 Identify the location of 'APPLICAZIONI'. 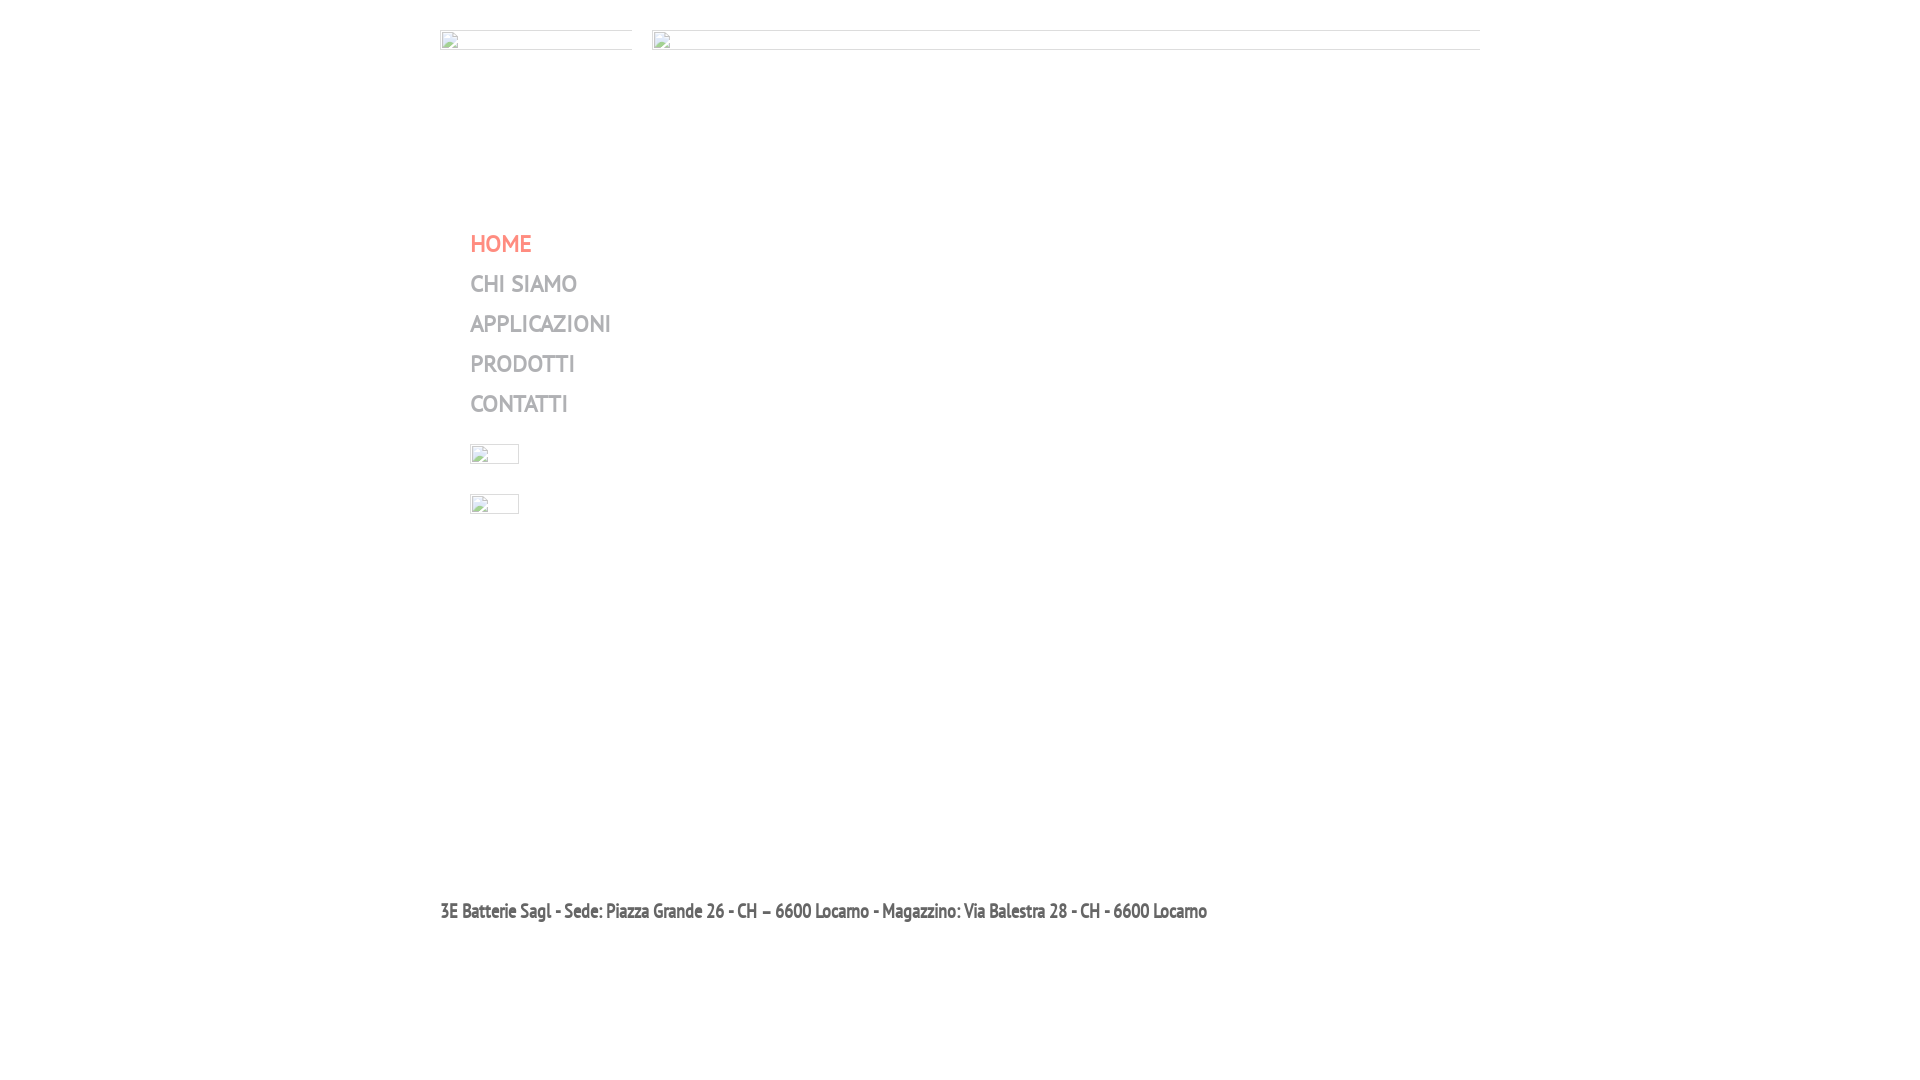
(469, 322).